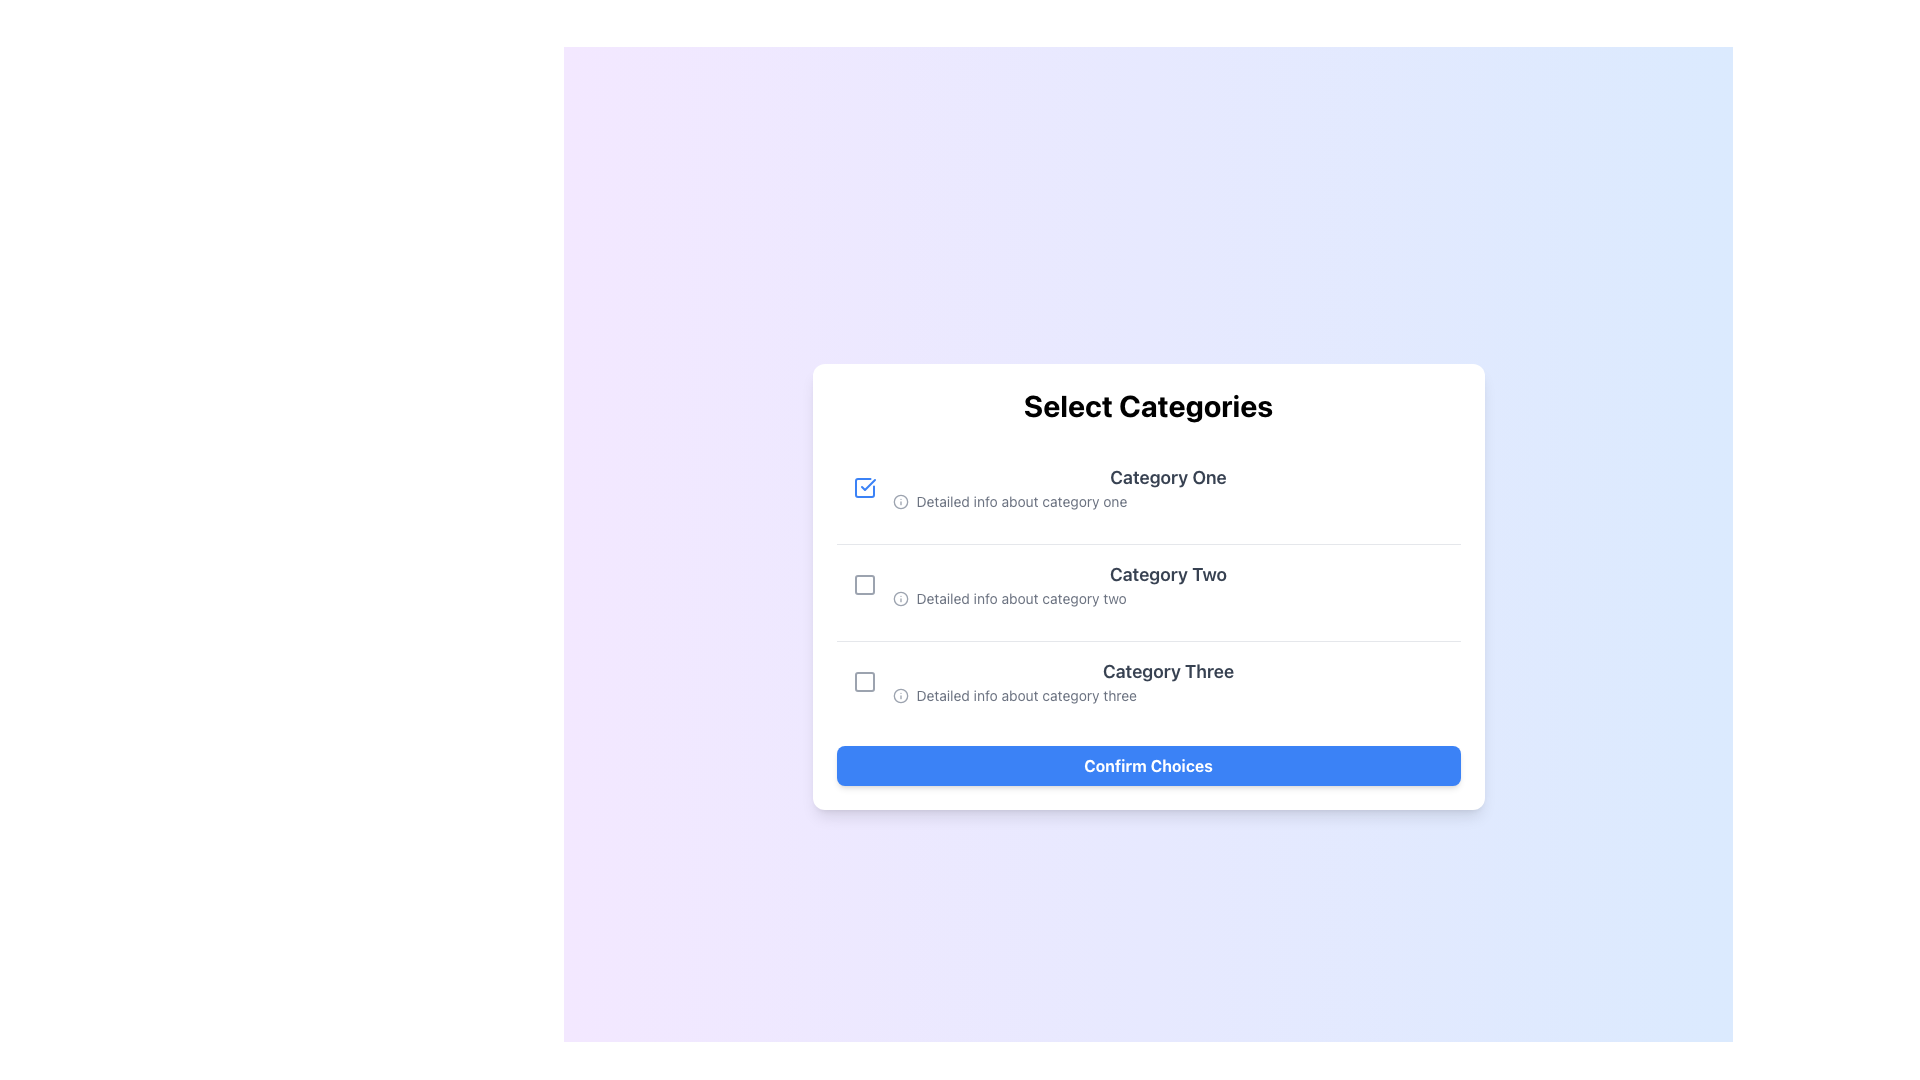 This screenshot has height=1080, width=1920. I want to click on the central category selection panel, so click(1148, 585).